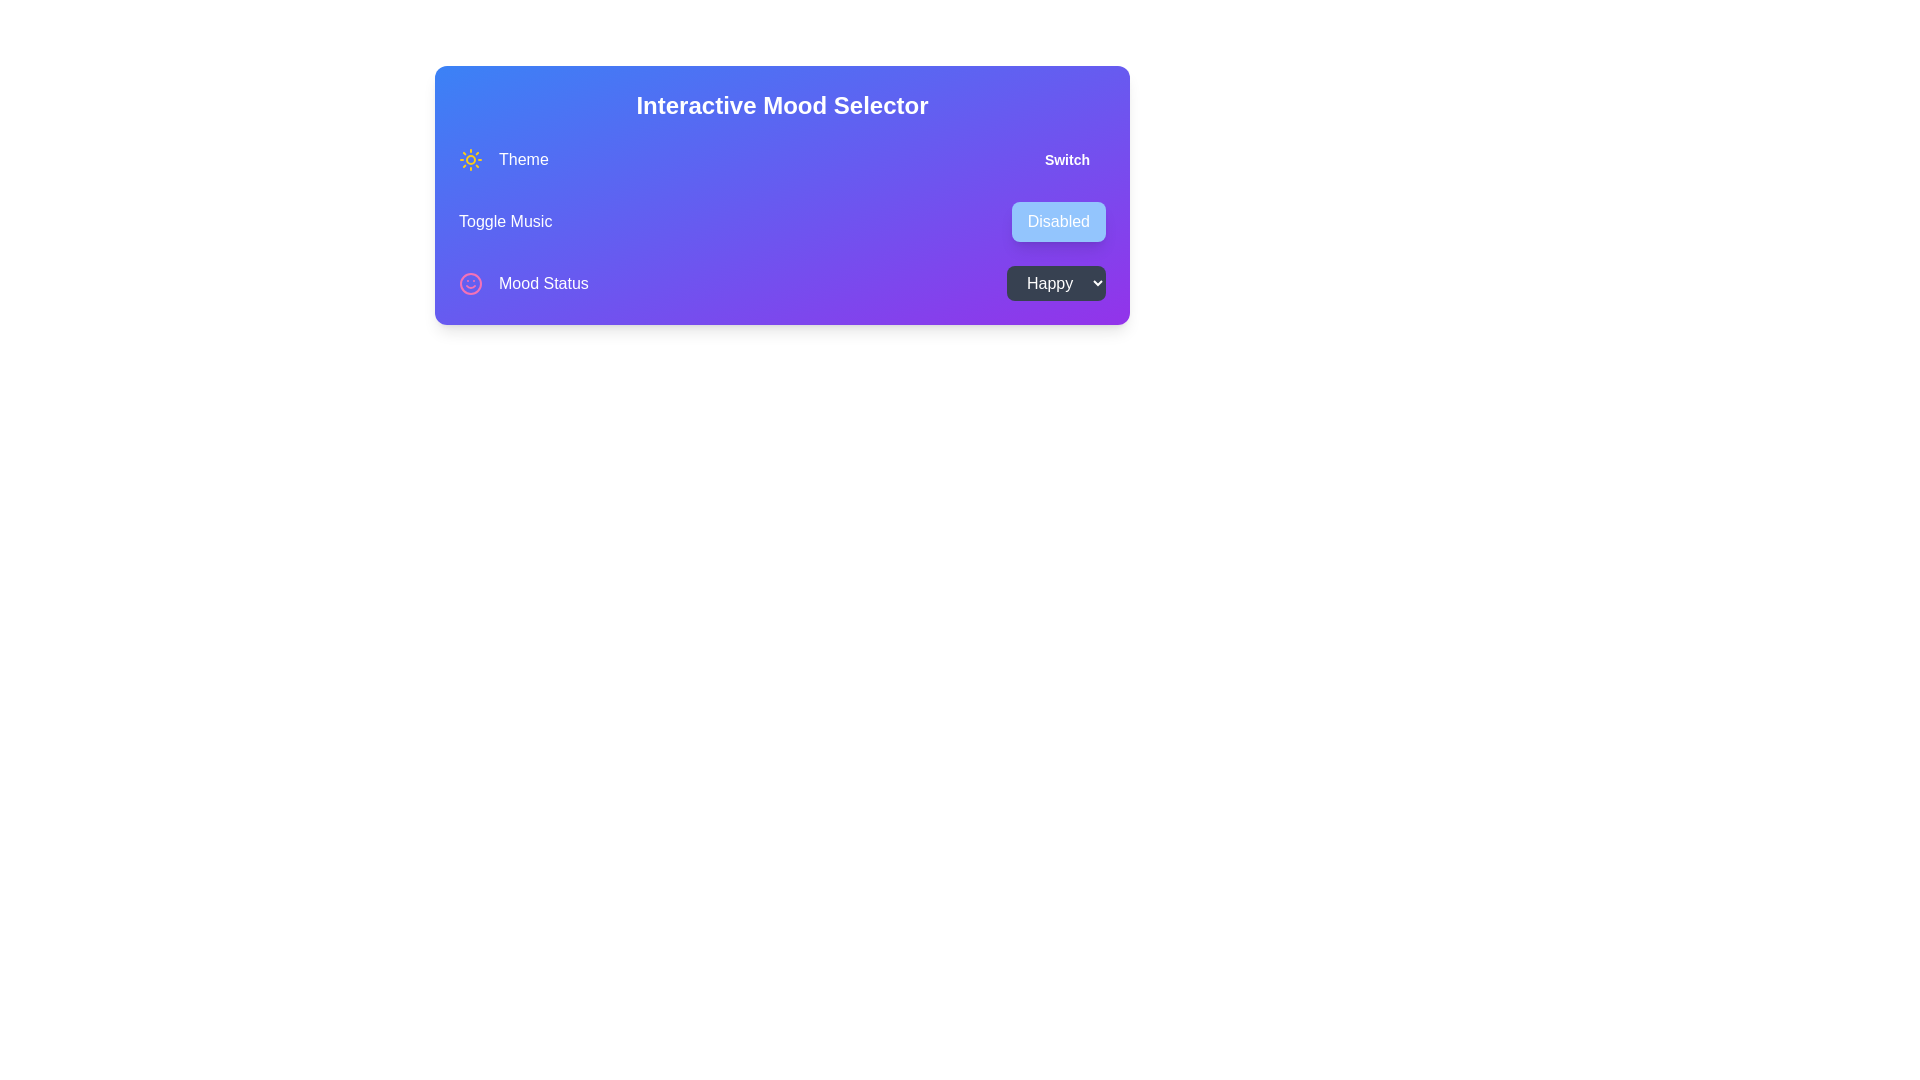  I want to click on the 'Happy' dropdown menu button with a dark gray background and white text, so click(1055, 283).